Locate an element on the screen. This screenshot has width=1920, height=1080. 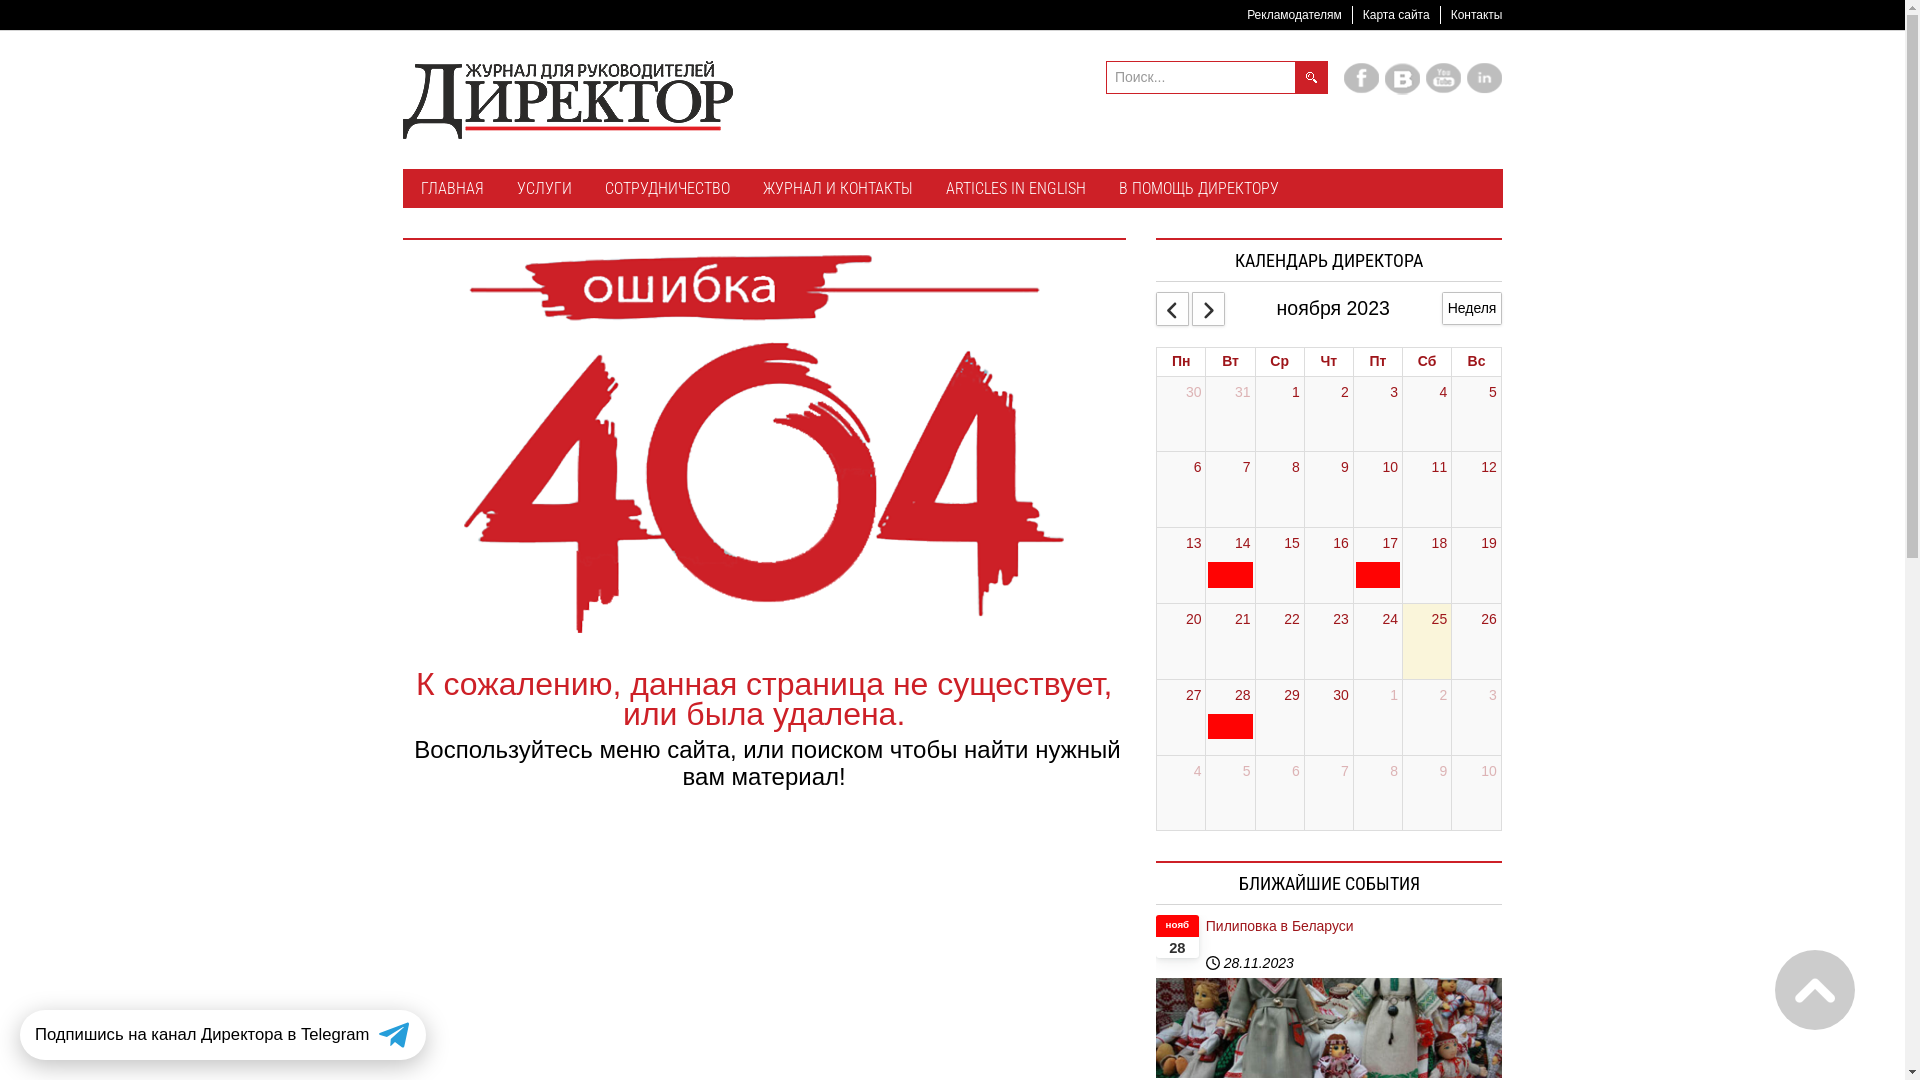
'22' is located at coordinates (1291, 619).